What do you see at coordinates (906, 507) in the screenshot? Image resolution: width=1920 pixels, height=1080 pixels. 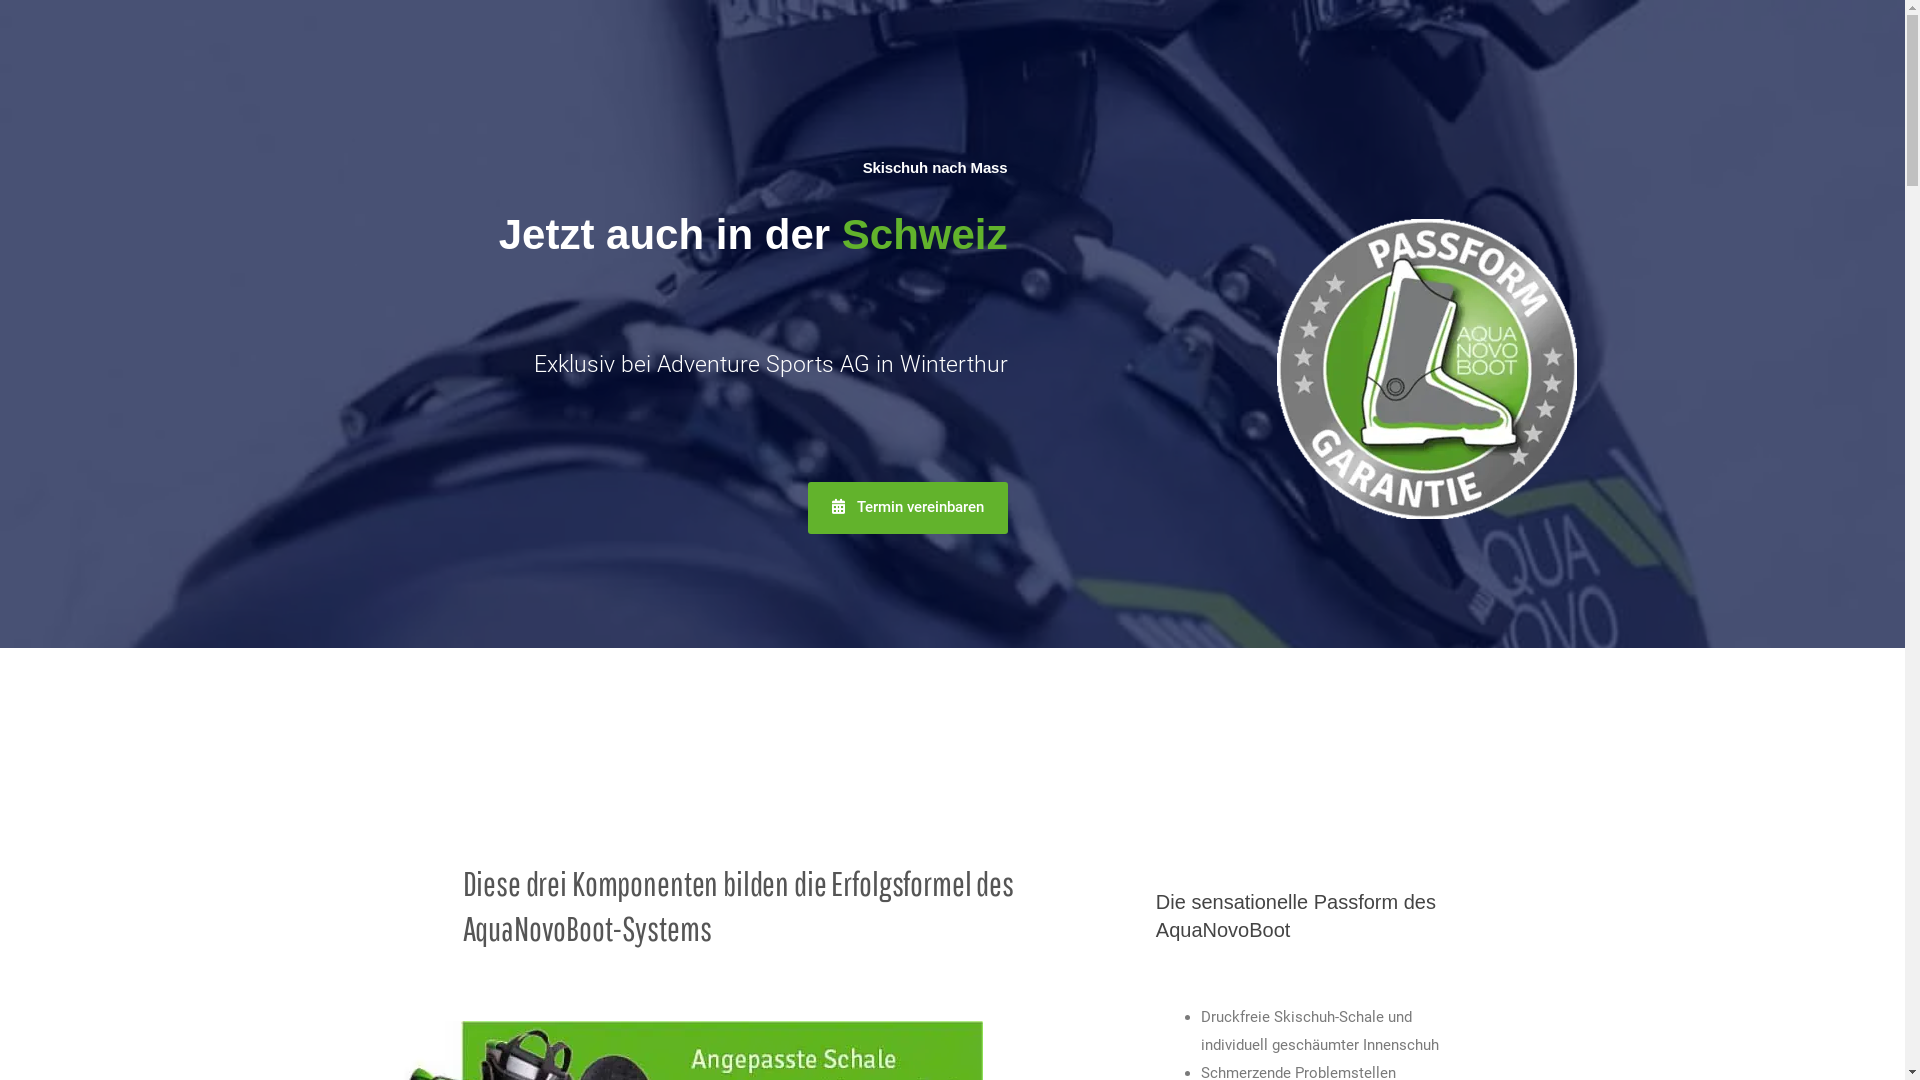 I see `'Termin vereinbaren'` at bounding box center [906, 507].